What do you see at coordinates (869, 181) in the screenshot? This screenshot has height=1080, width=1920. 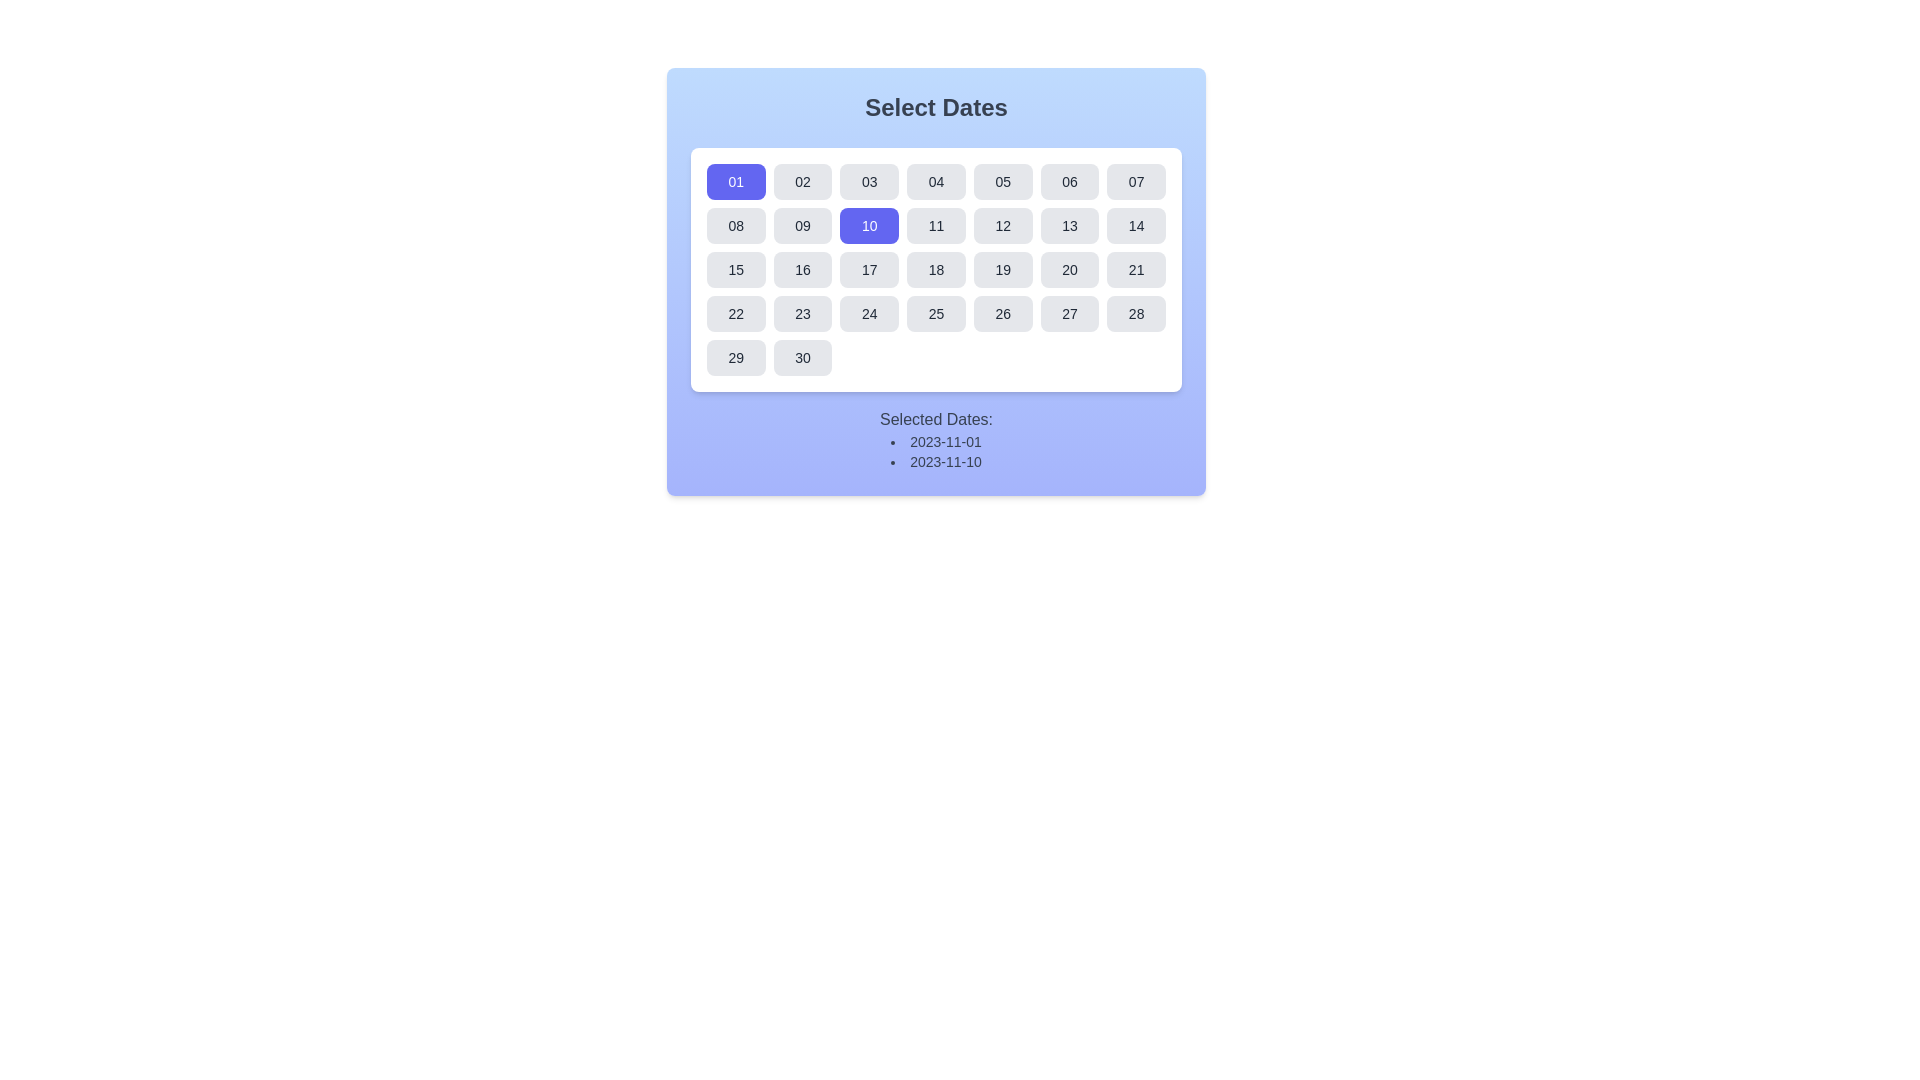 I see `the selectable date button representing the 3rd day in the calendar interface via keyboard navigation` at bounding box center [869, 181].